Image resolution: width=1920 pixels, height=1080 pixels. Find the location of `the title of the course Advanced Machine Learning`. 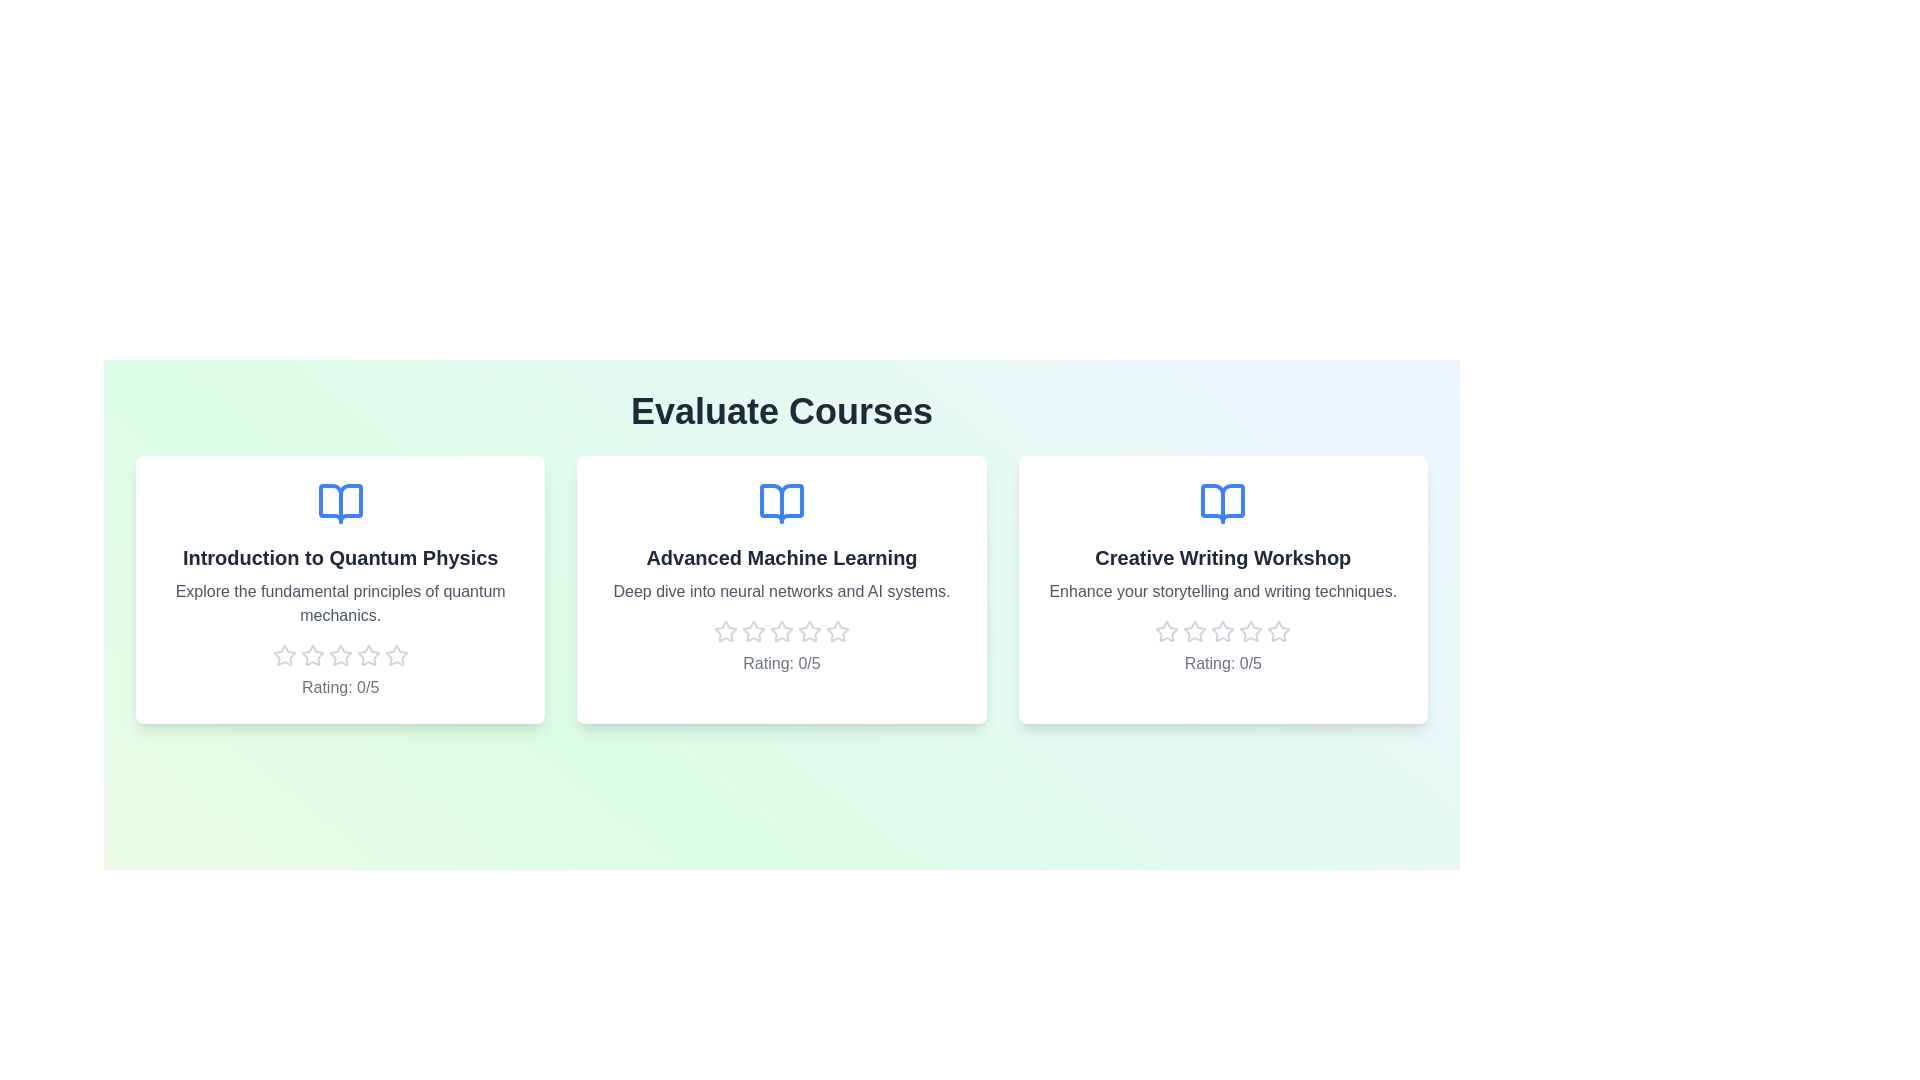

the title of the course Advanced Machine Learning is located at coordinates (781, 558).